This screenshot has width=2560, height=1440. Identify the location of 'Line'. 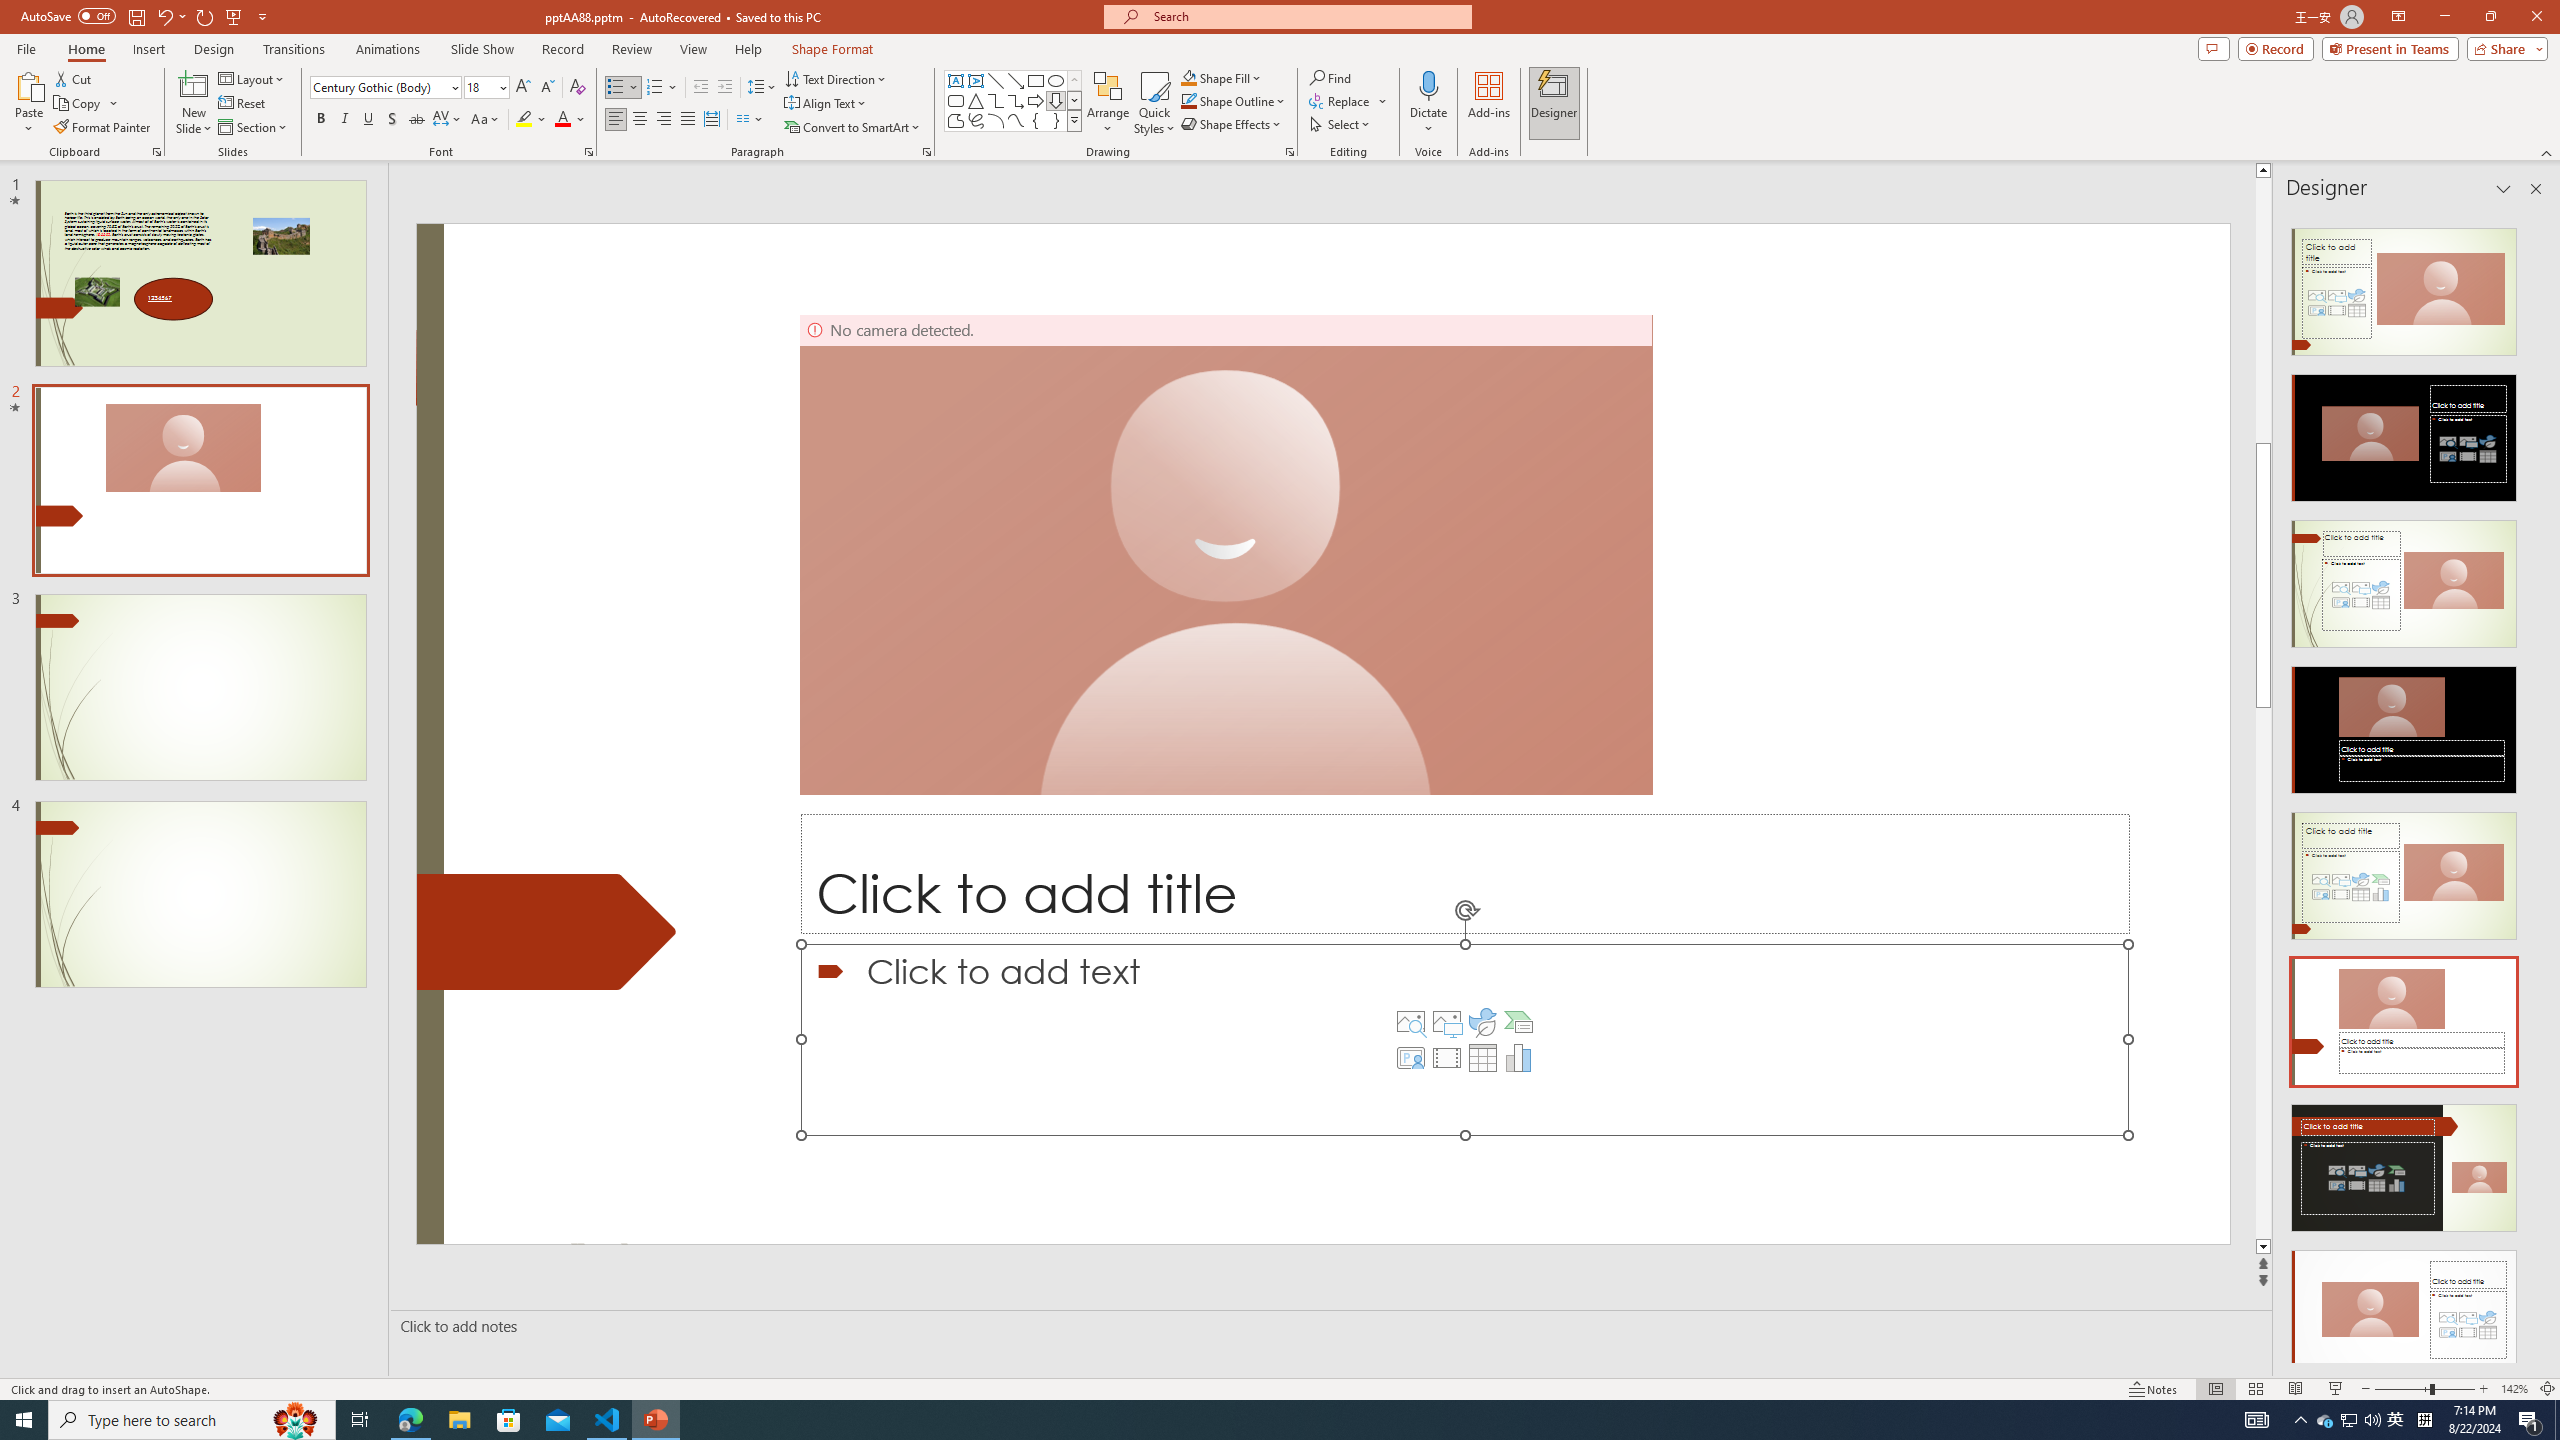
(994, 80).